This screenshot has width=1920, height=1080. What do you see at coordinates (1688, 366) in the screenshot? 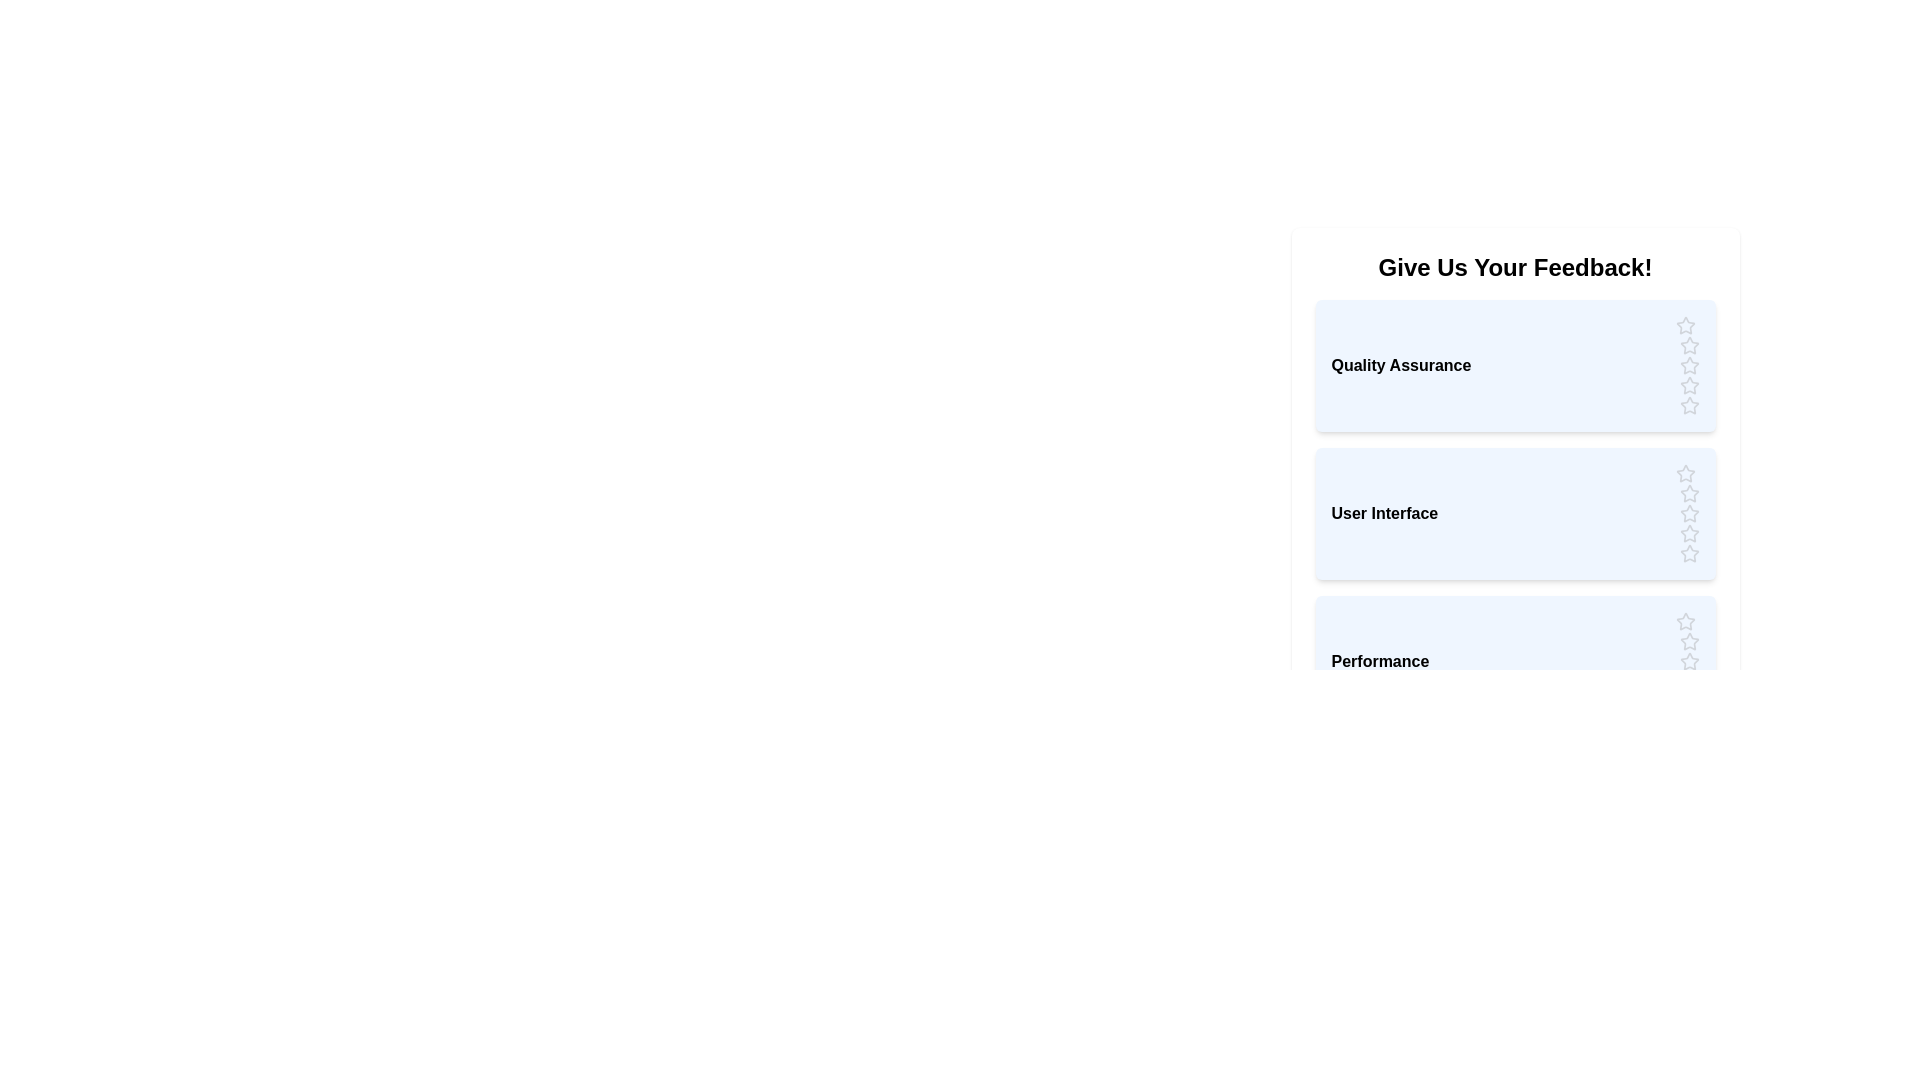
I see `the rating for the category 'Quality Assurance' to 3 stars` at bounding box center [1688, 366].